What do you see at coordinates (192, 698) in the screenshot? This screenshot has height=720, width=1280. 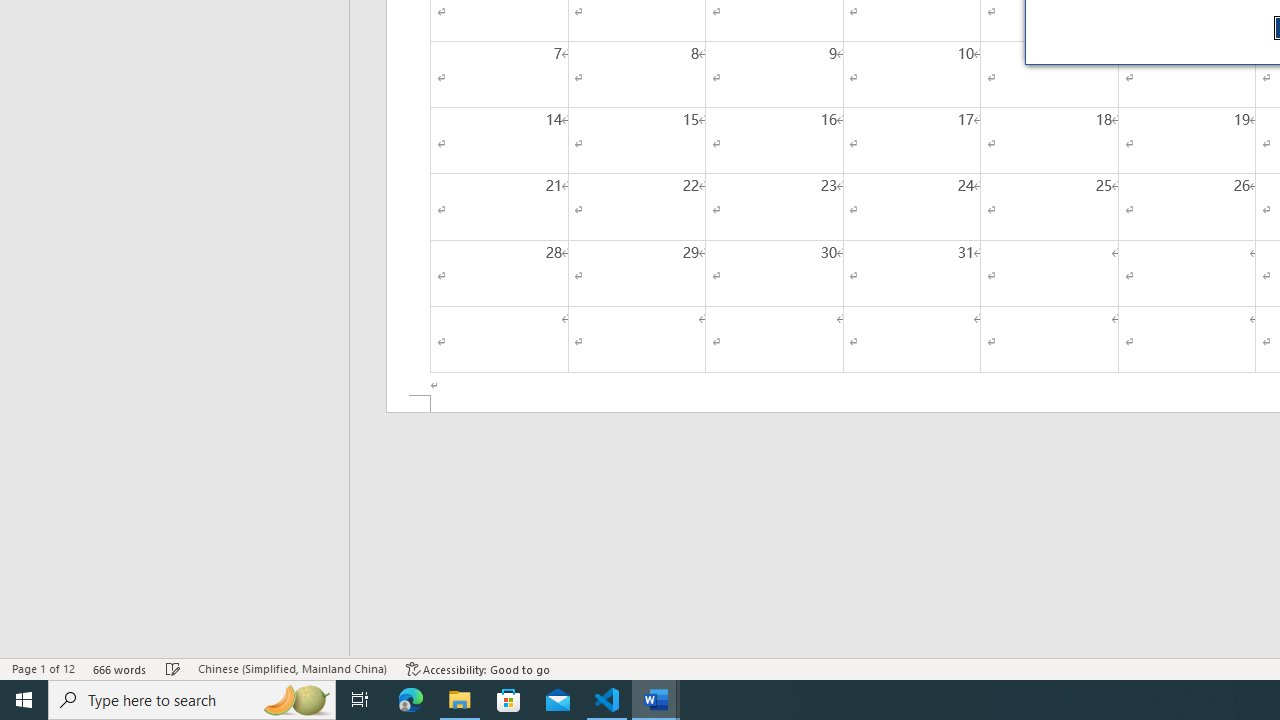 I see `'Type here to search'` at bounding box center [192, 698].